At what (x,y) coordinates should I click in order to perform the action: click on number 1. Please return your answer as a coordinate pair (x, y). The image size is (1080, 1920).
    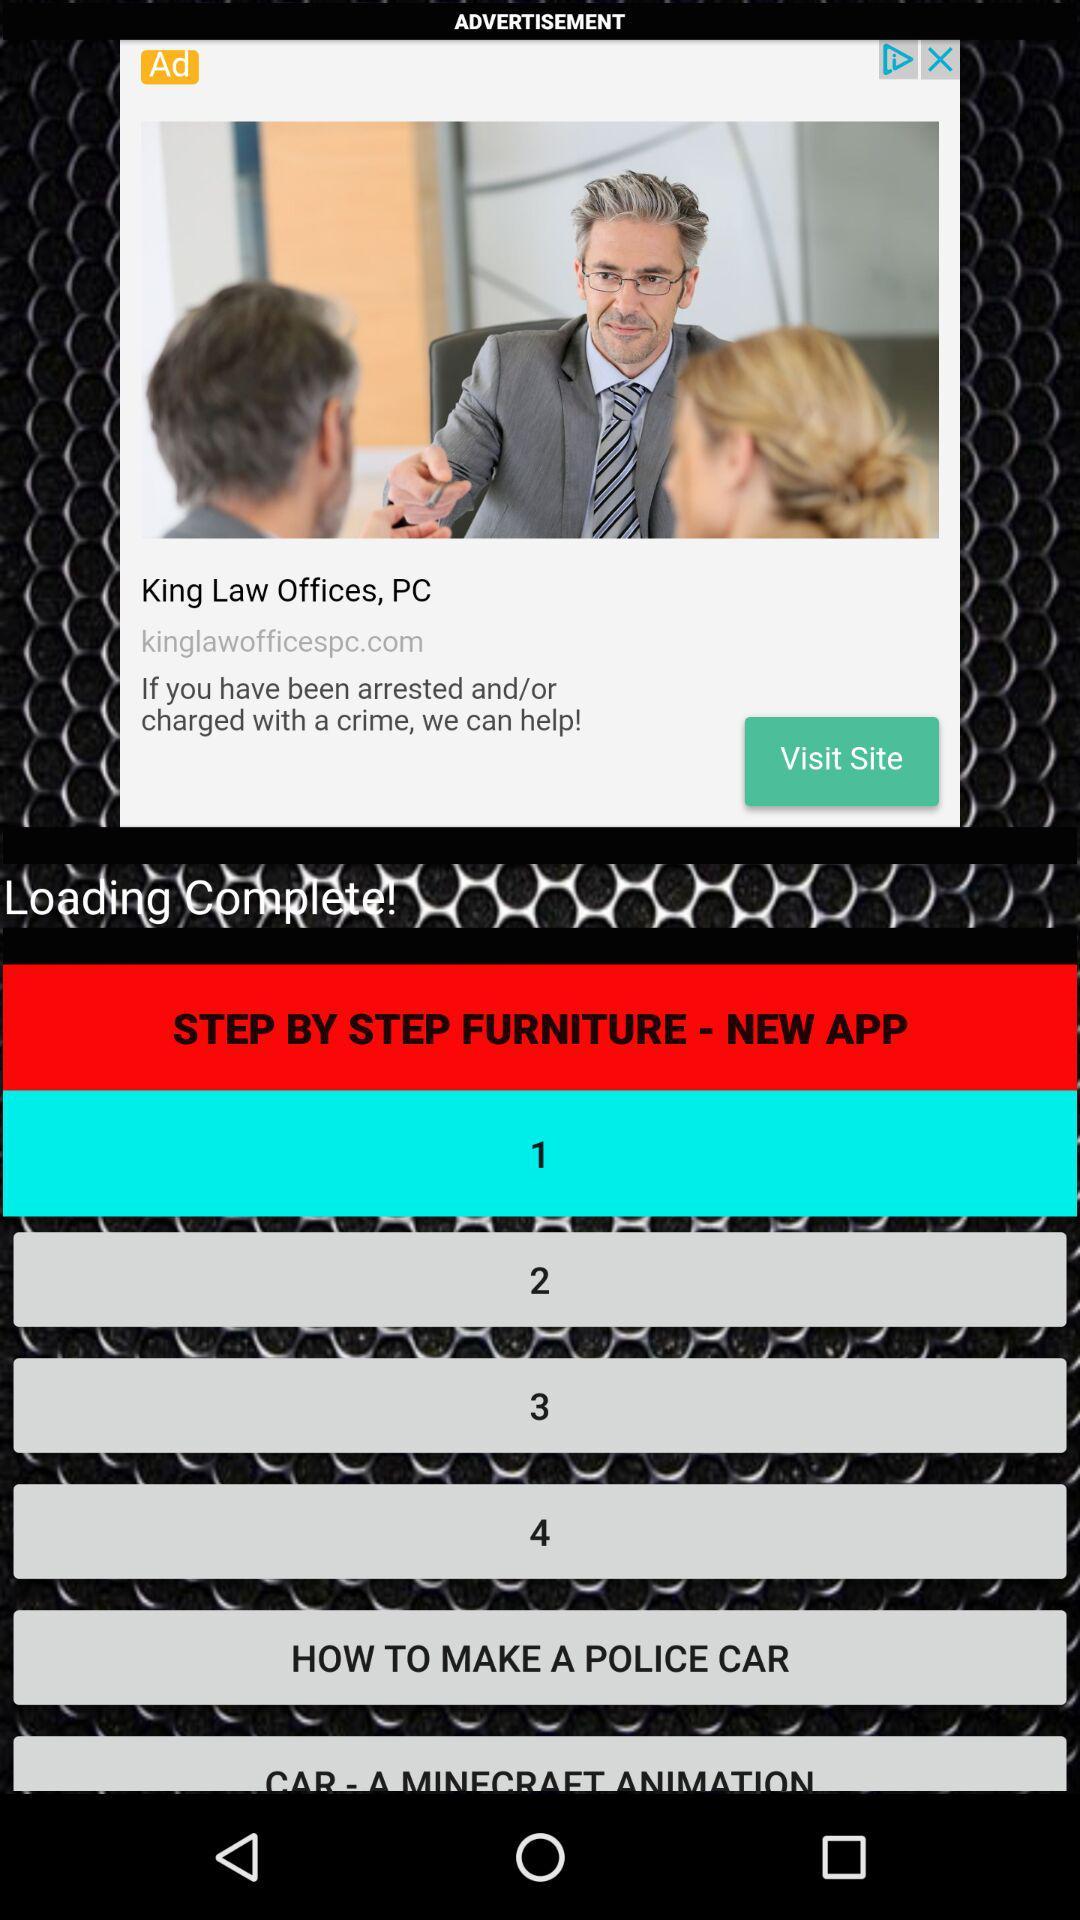
    Looking at the image, I should click on (540, 1153).